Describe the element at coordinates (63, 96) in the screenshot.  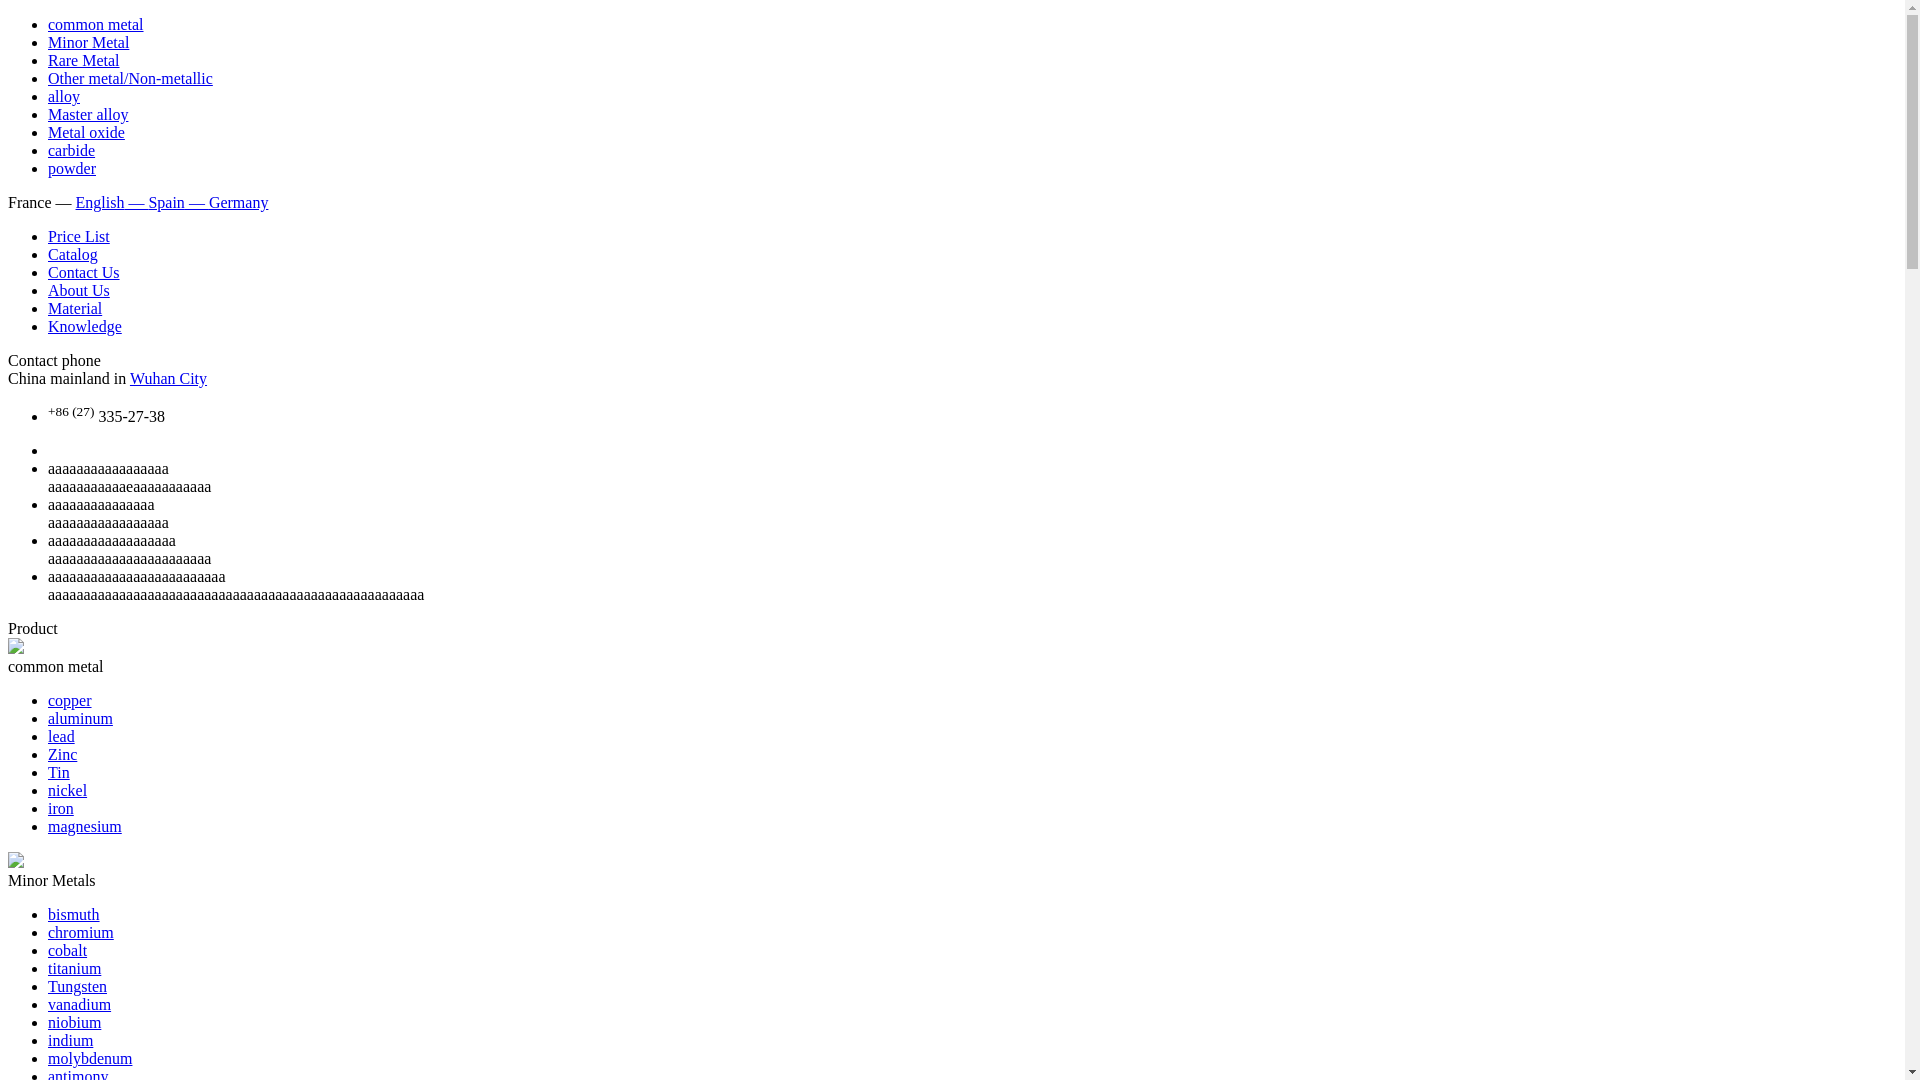
I see `'alloy'` at that location.